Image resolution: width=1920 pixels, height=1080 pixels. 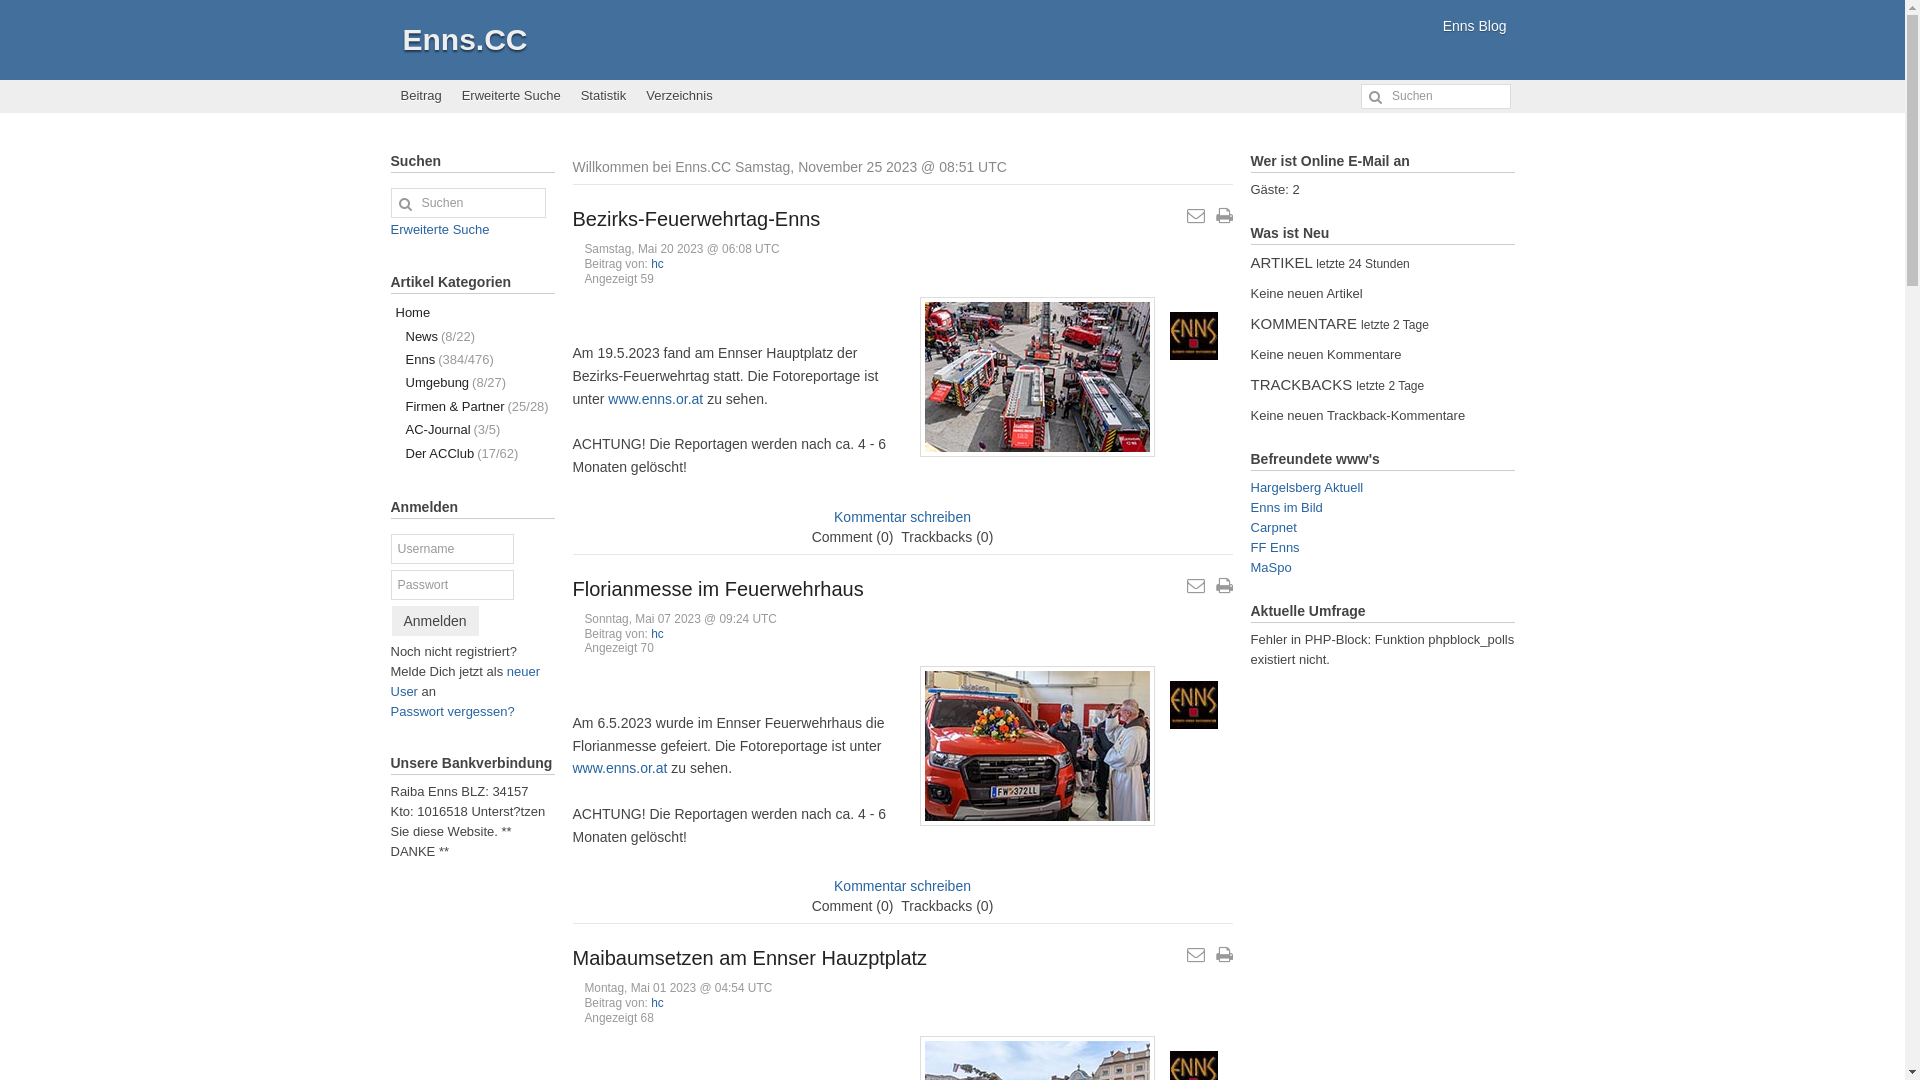 I want to click on 'Erweiterte Suche', so click(x=511, y=96).